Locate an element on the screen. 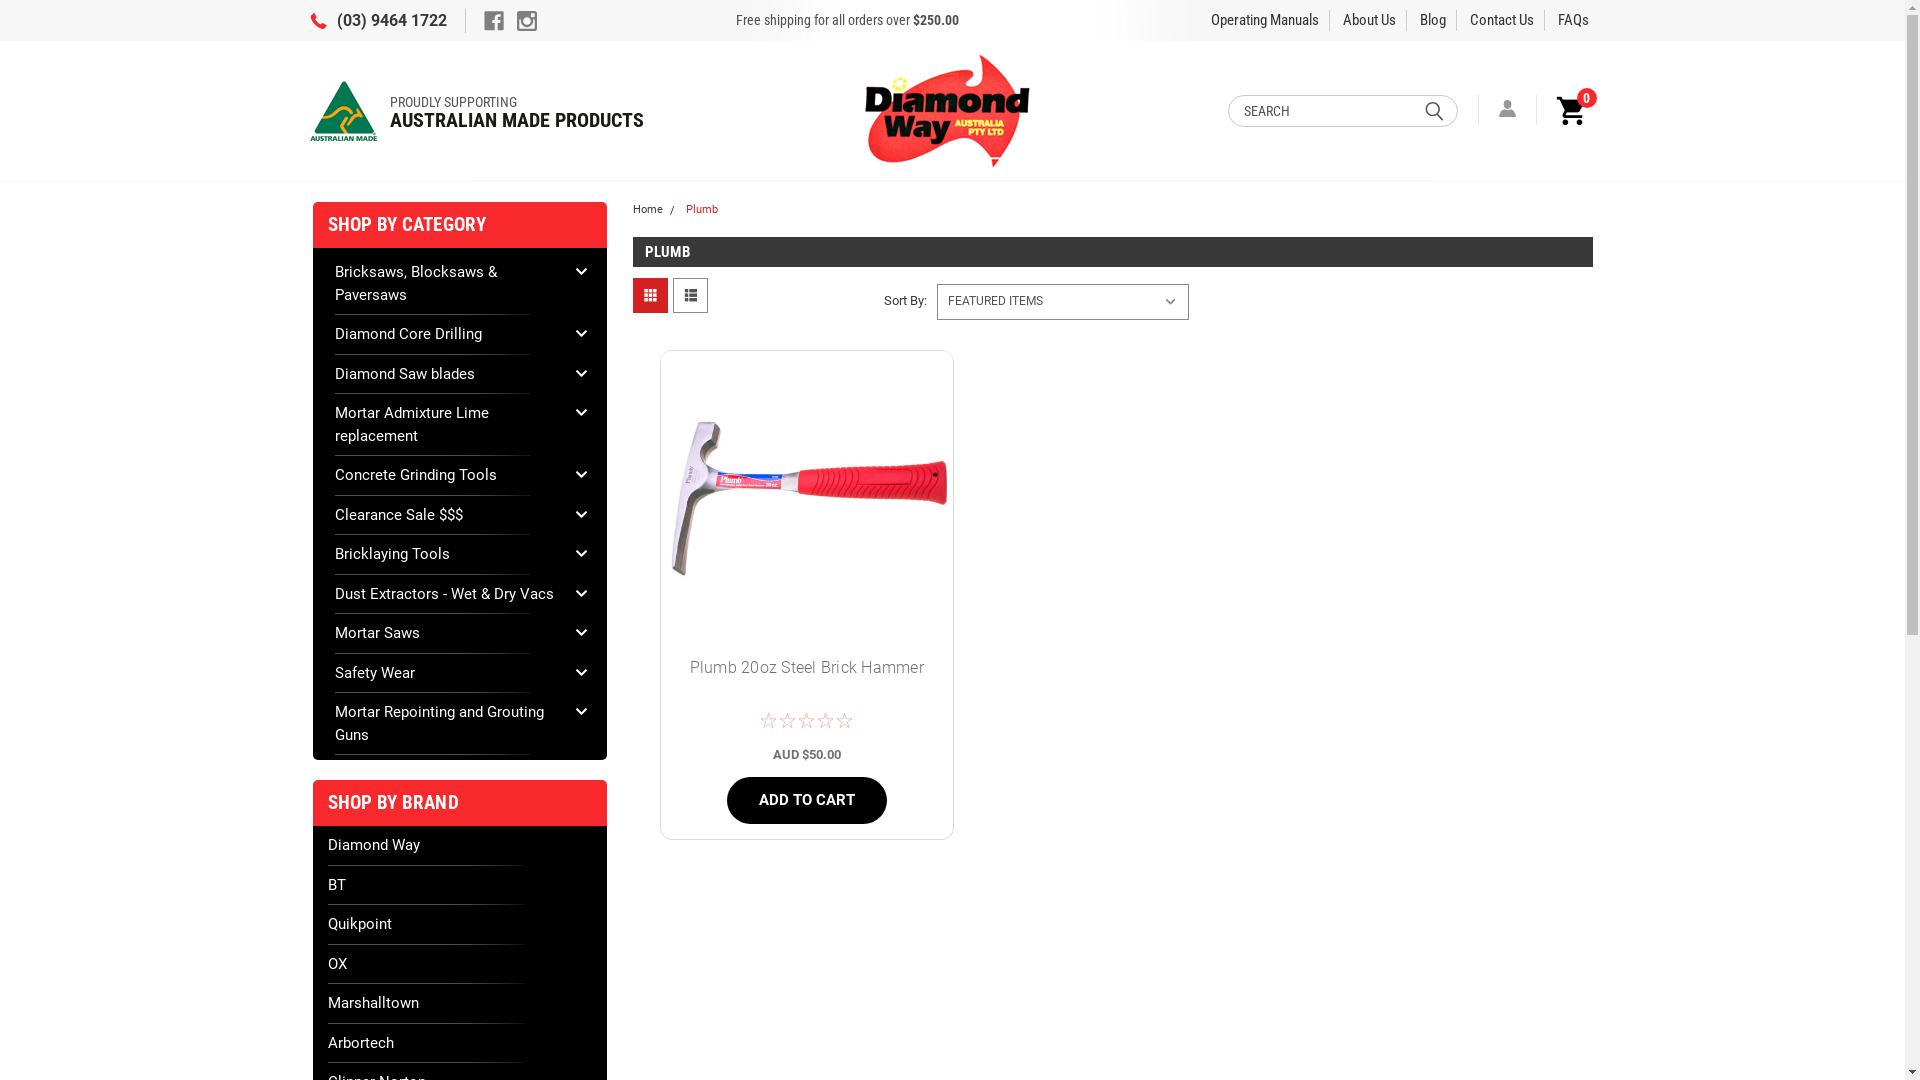 The height and width of the screenshot is (1080, 1920). 'Operating Manuals' is located at coordinates (1264, 19).